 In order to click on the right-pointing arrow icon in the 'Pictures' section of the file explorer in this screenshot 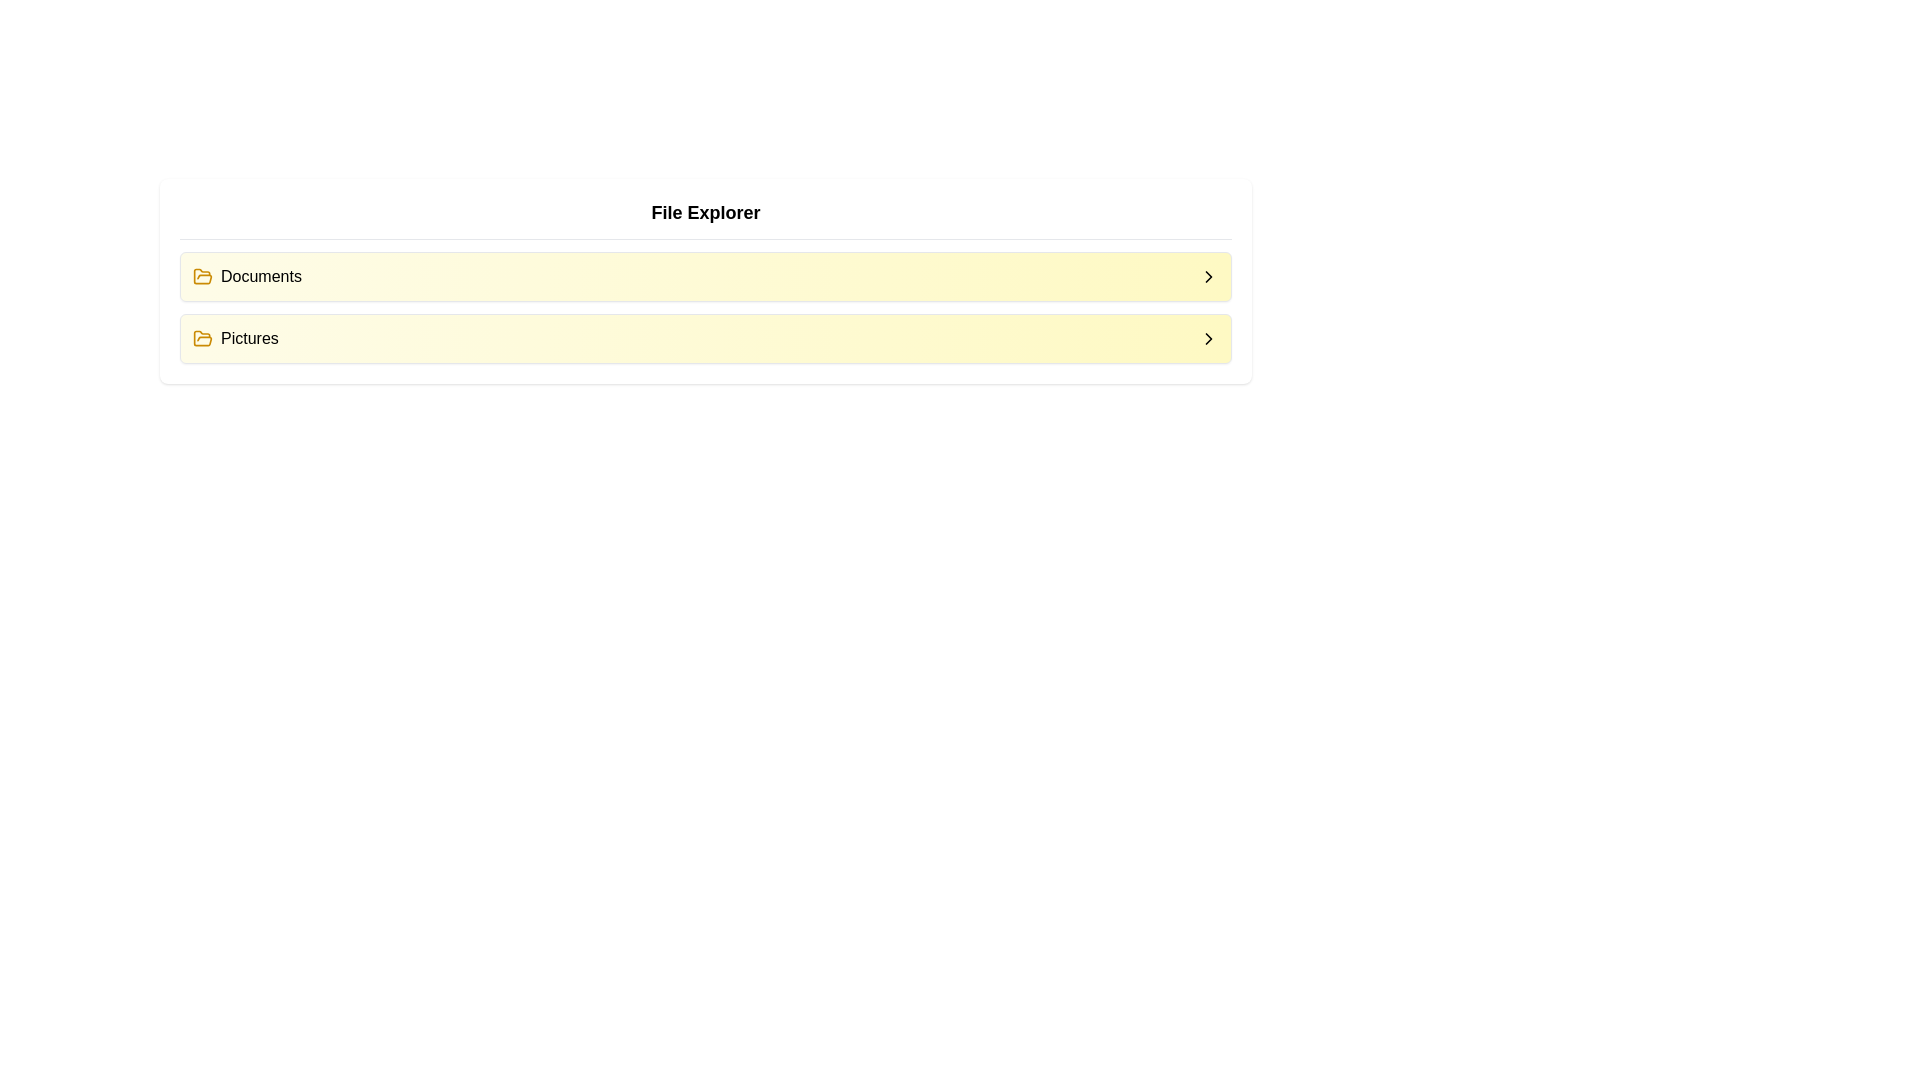, I will do `click(1208, 277)`.